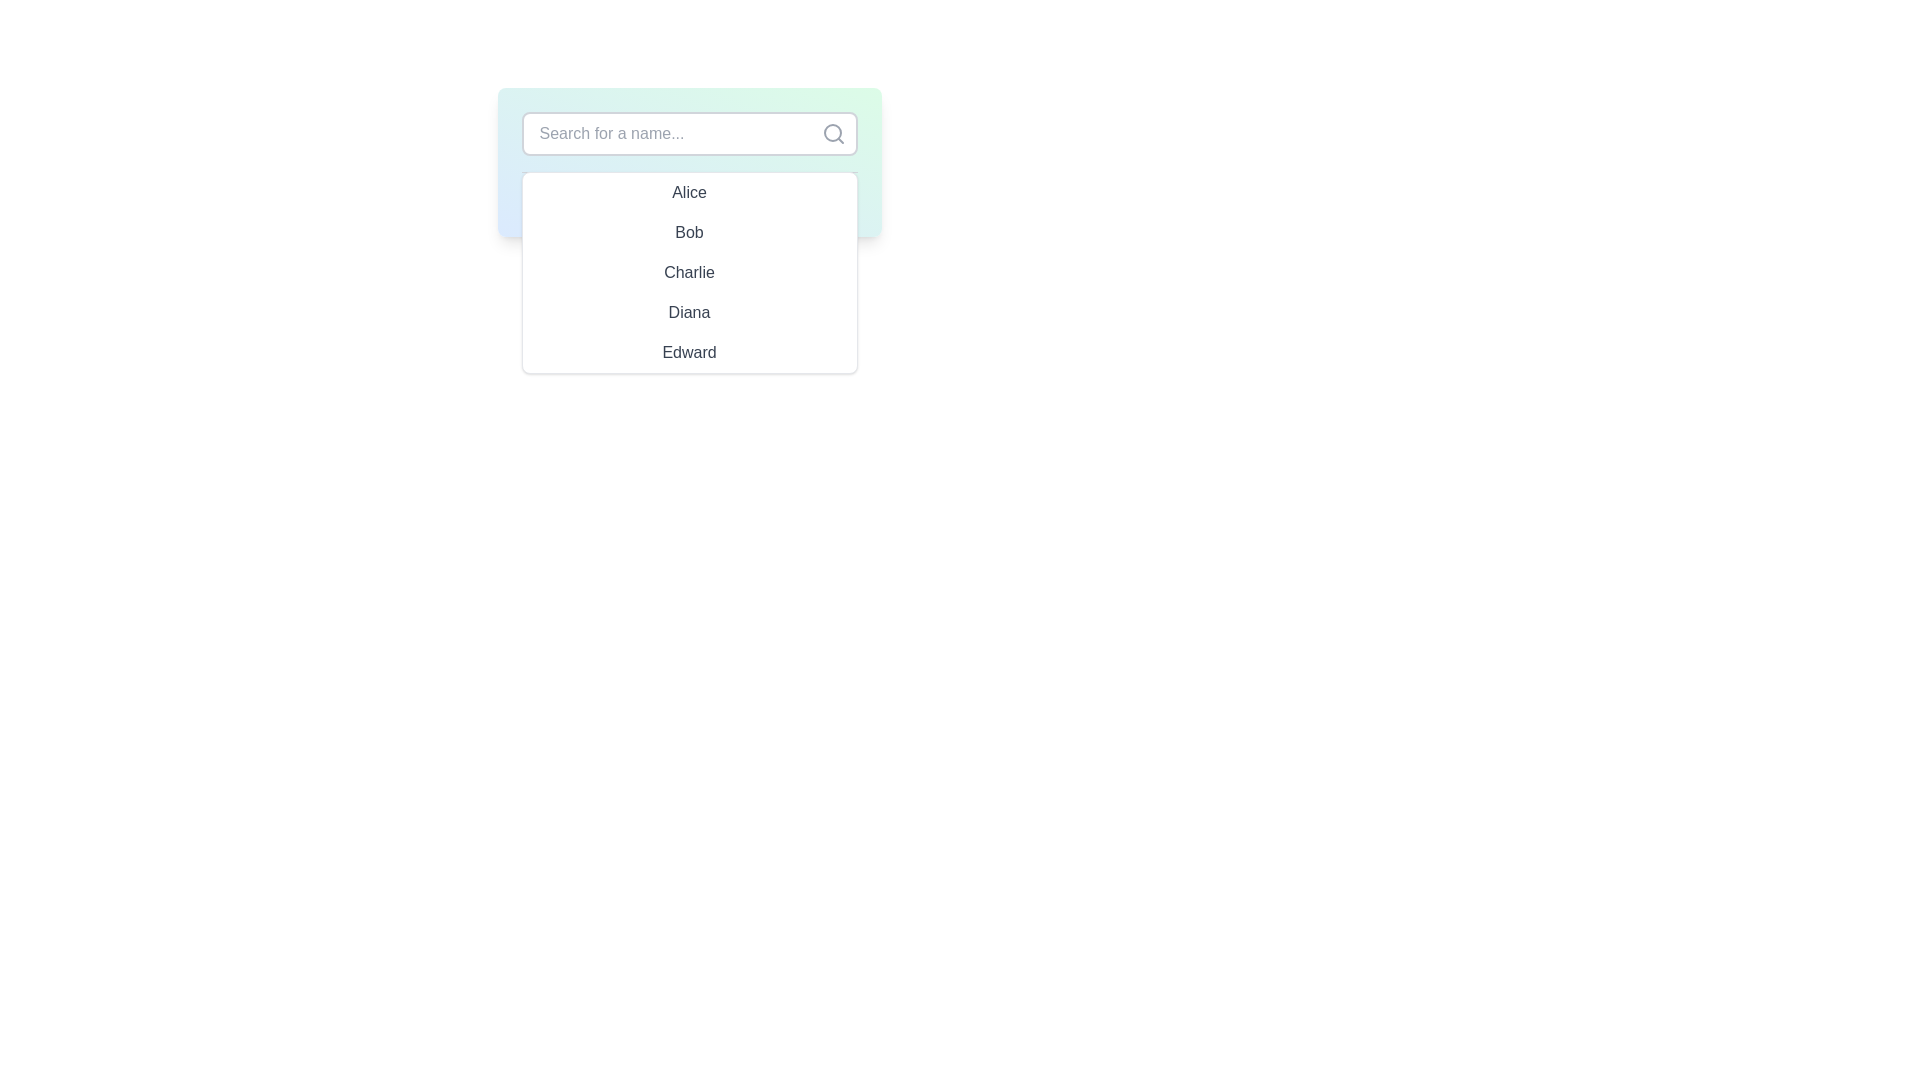 The height and width of the screenshot is (1080, 1920). Describe the element at coordinates (689, 161) in the screenshot. I see `the navigation and selection dropdown with a search field, which is a rounded rectangle with a gradient background transitioning from green to blue, located near the top of the interface` at that location.